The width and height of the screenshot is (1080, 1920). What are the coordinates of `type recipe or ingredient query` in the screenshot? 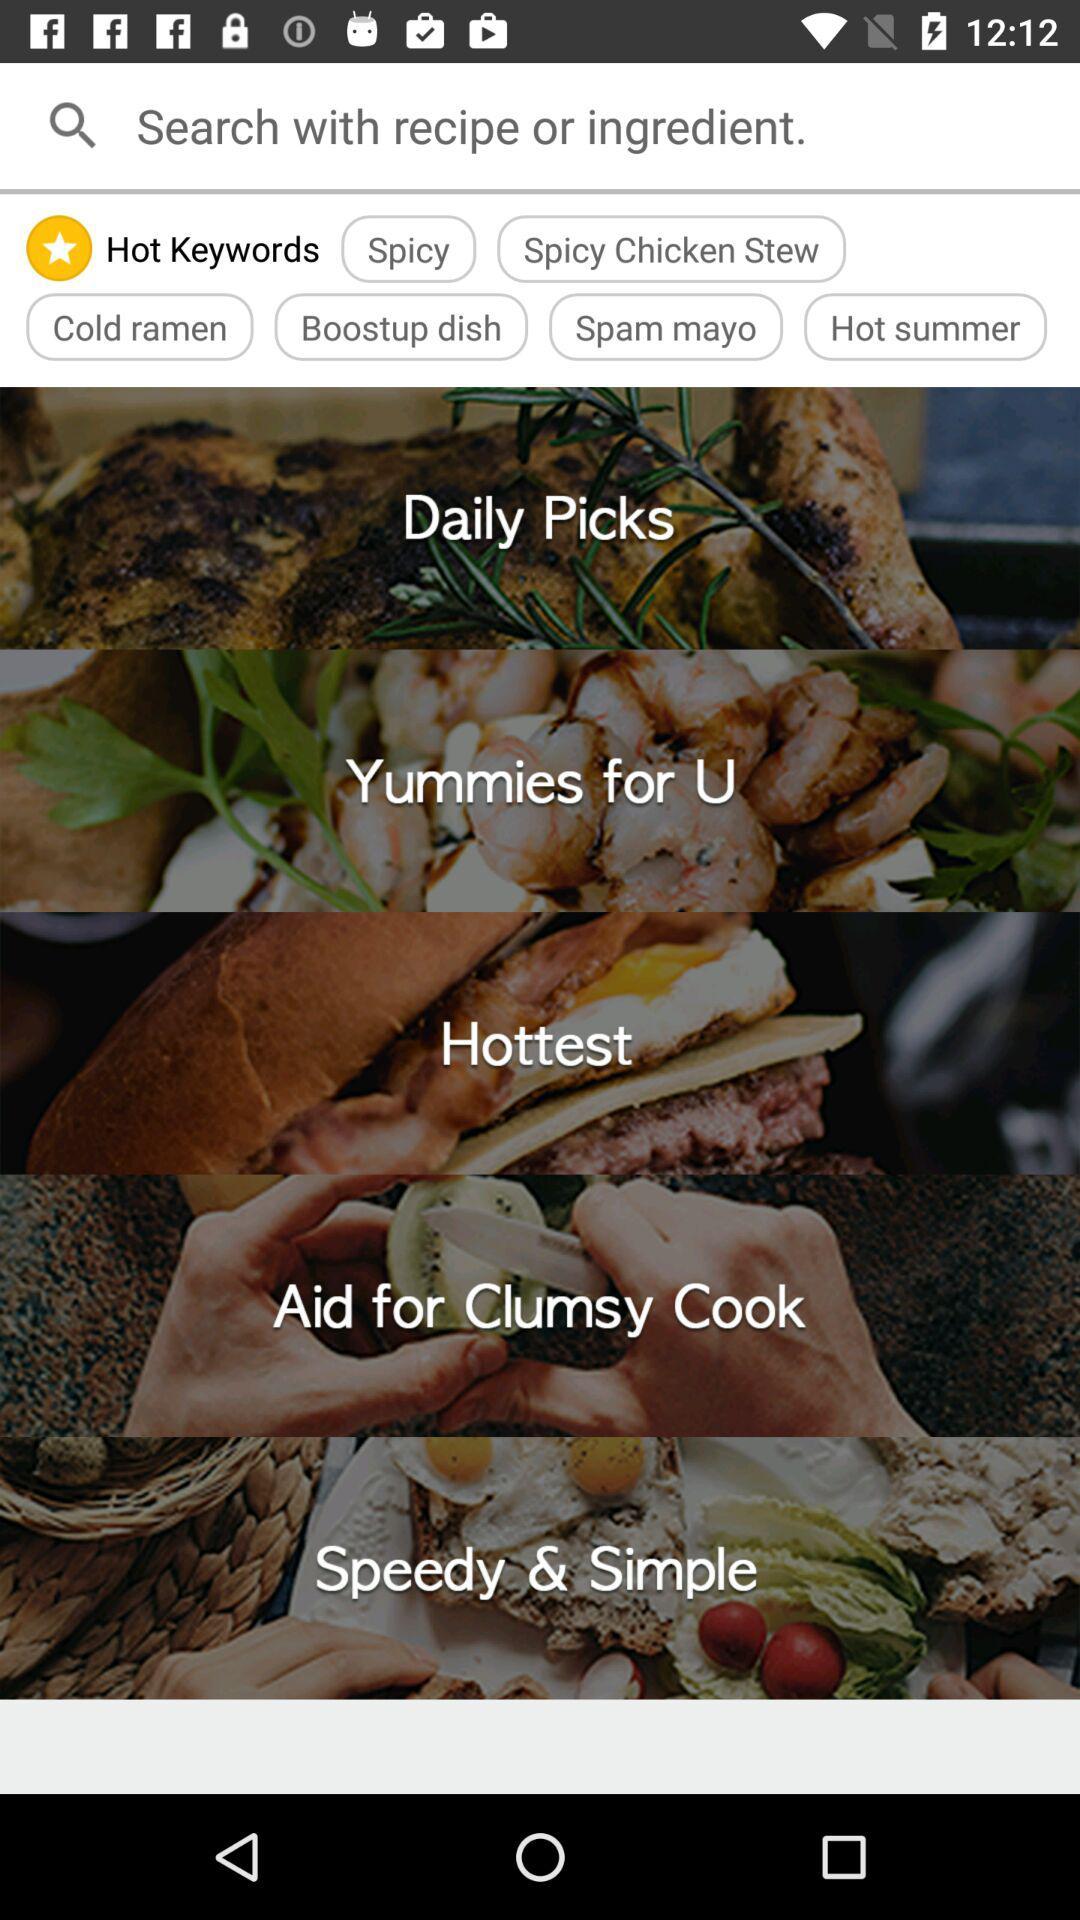 It's located at (600, 124).